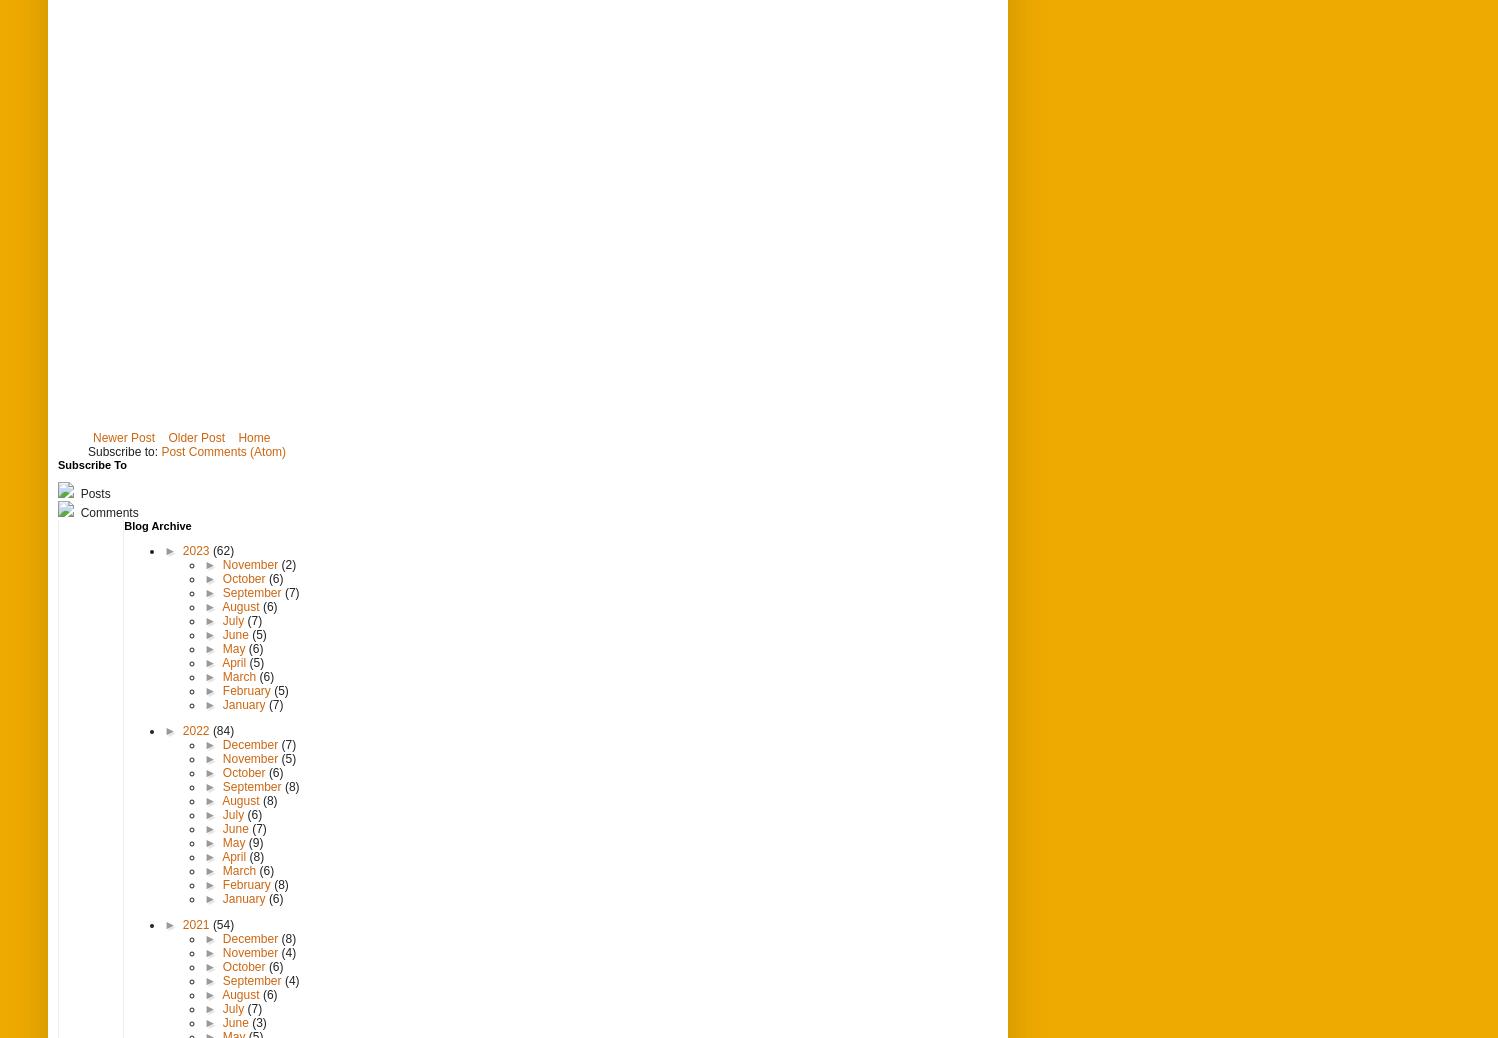 The width and height of the screenshot is (1498, 1038). Describe the element at coordinates (259, 1022) in the screenshot. I see `'(3)'` at that location.